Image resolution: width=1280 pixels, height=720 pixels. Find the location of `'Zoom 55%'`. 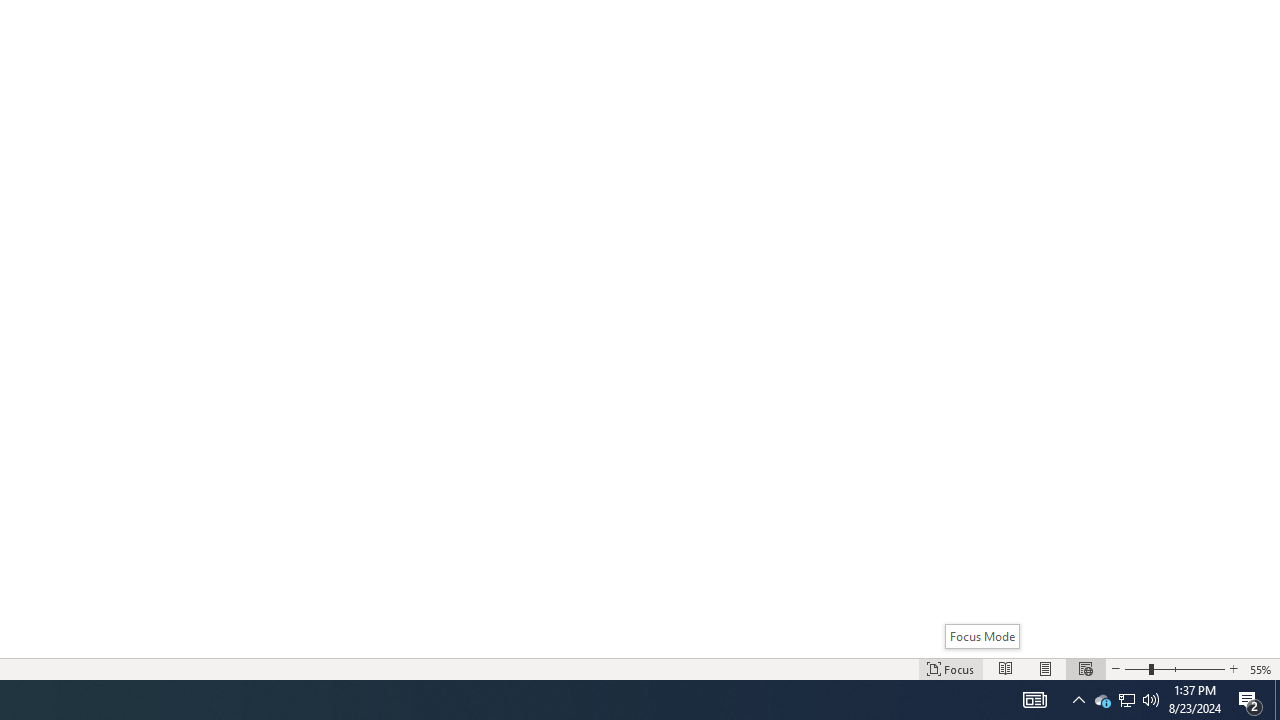

'Zoom 55%' is located at coordinates (1260, 669).